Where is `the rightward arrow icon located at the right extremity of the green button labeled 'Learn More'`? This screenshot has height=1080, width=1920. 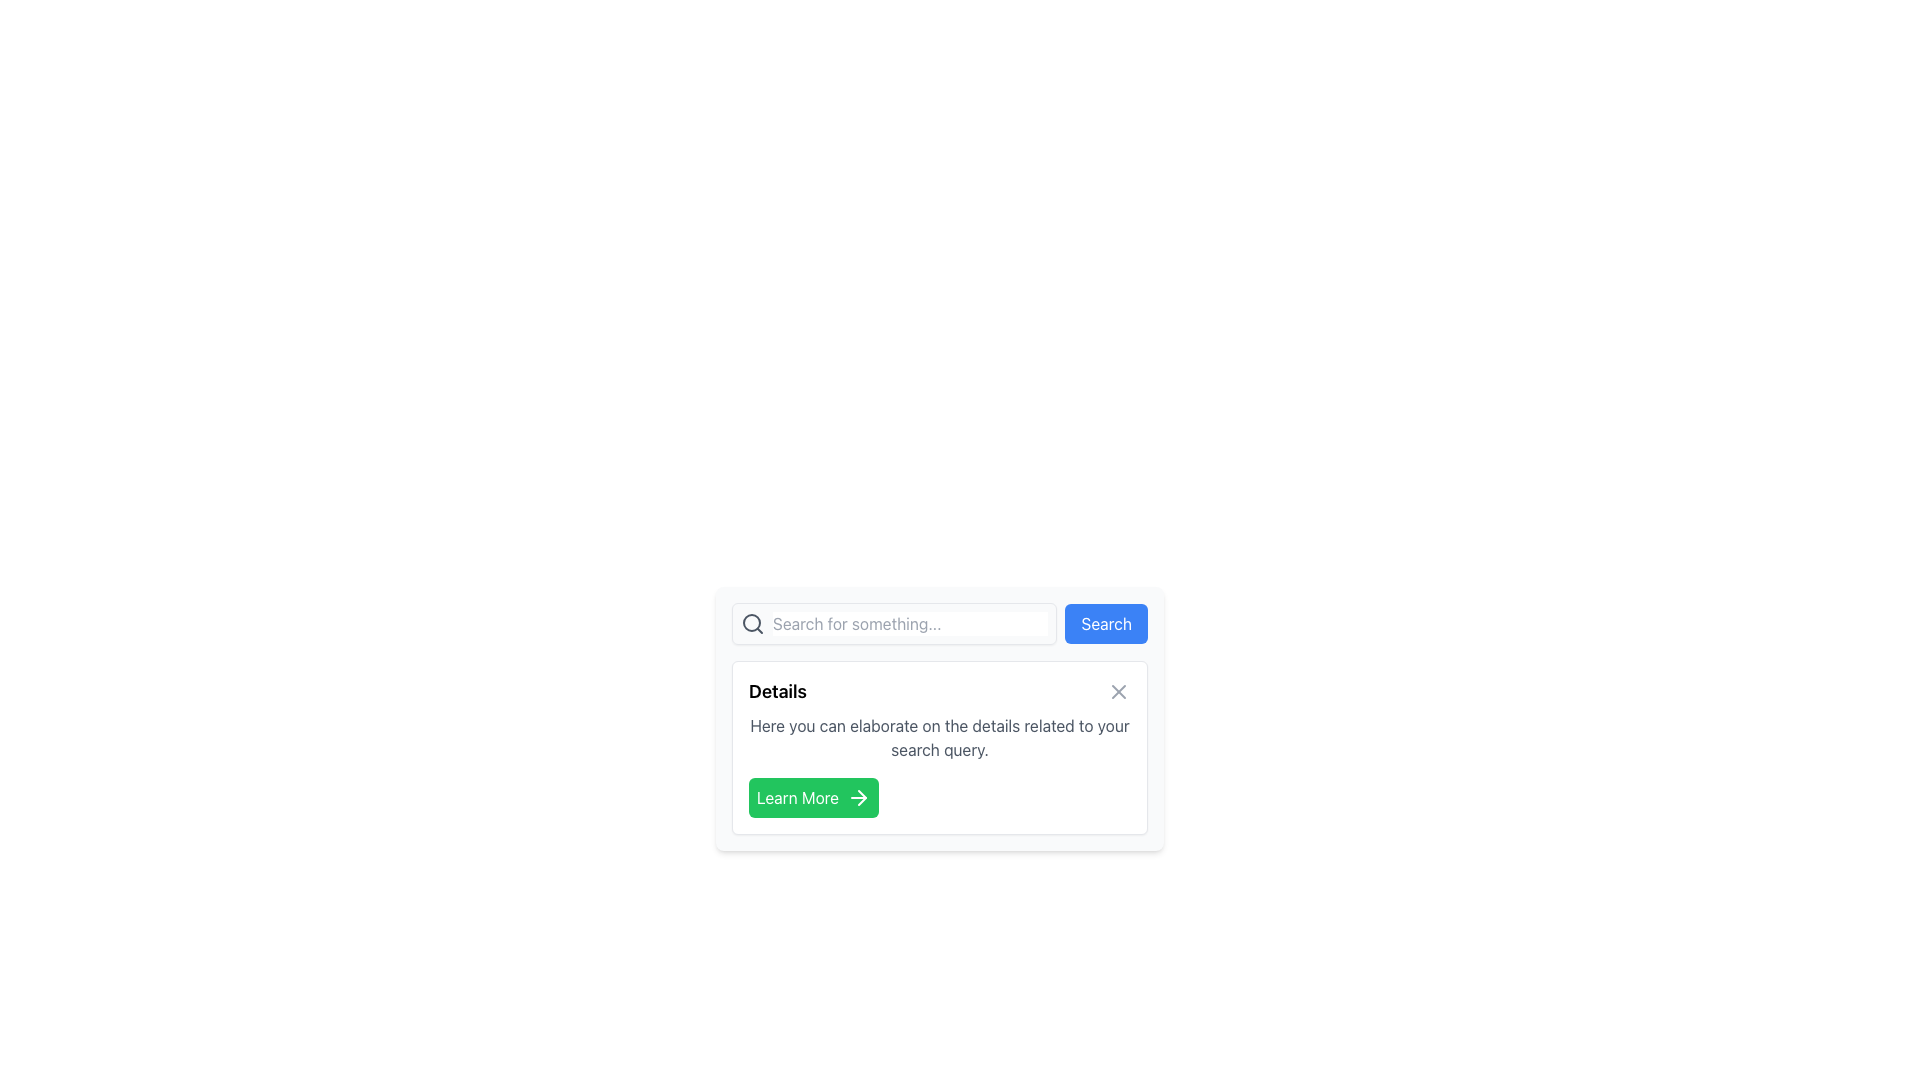 the rightward arrow icon located at the right extremity of the green button labeled 'Learn More' is located at coordinates (862, 797).